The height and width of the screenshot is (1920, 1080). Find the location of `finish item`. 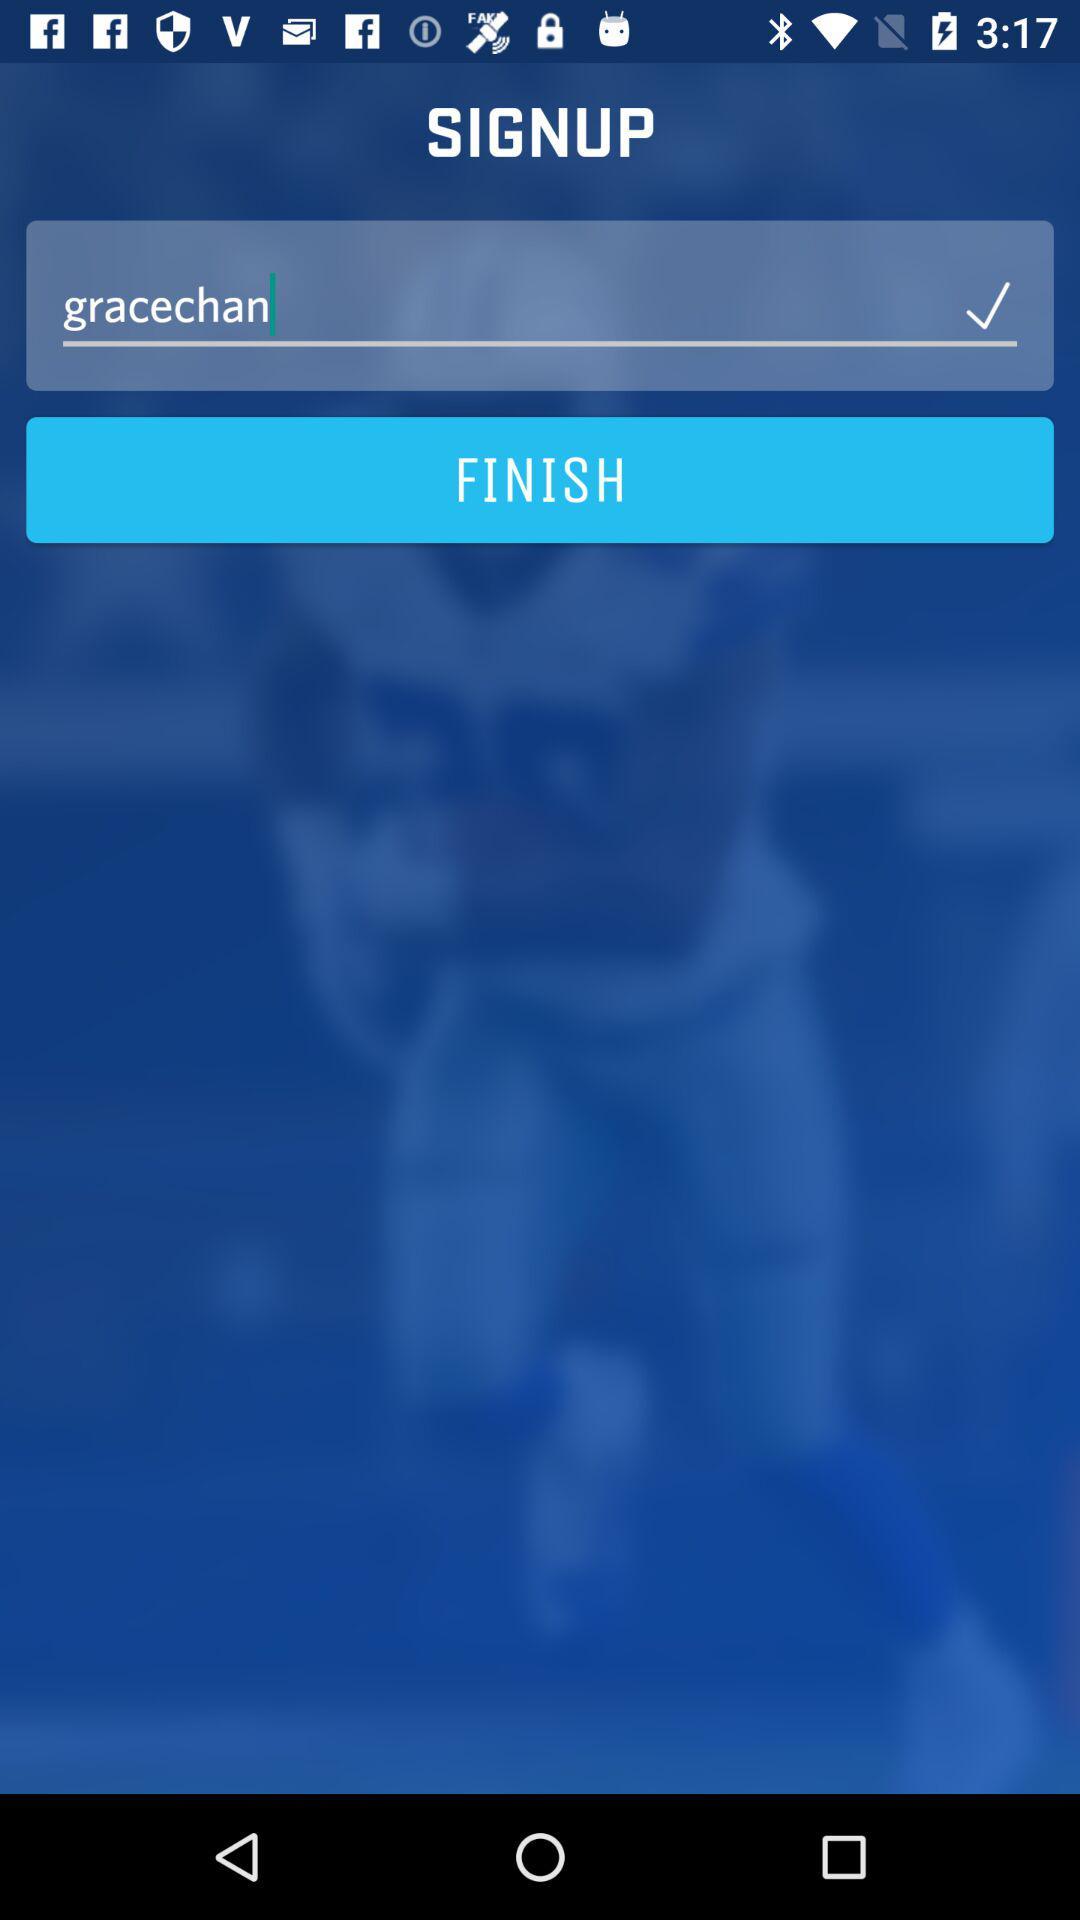

finish item is located at coordinates (540, 480).